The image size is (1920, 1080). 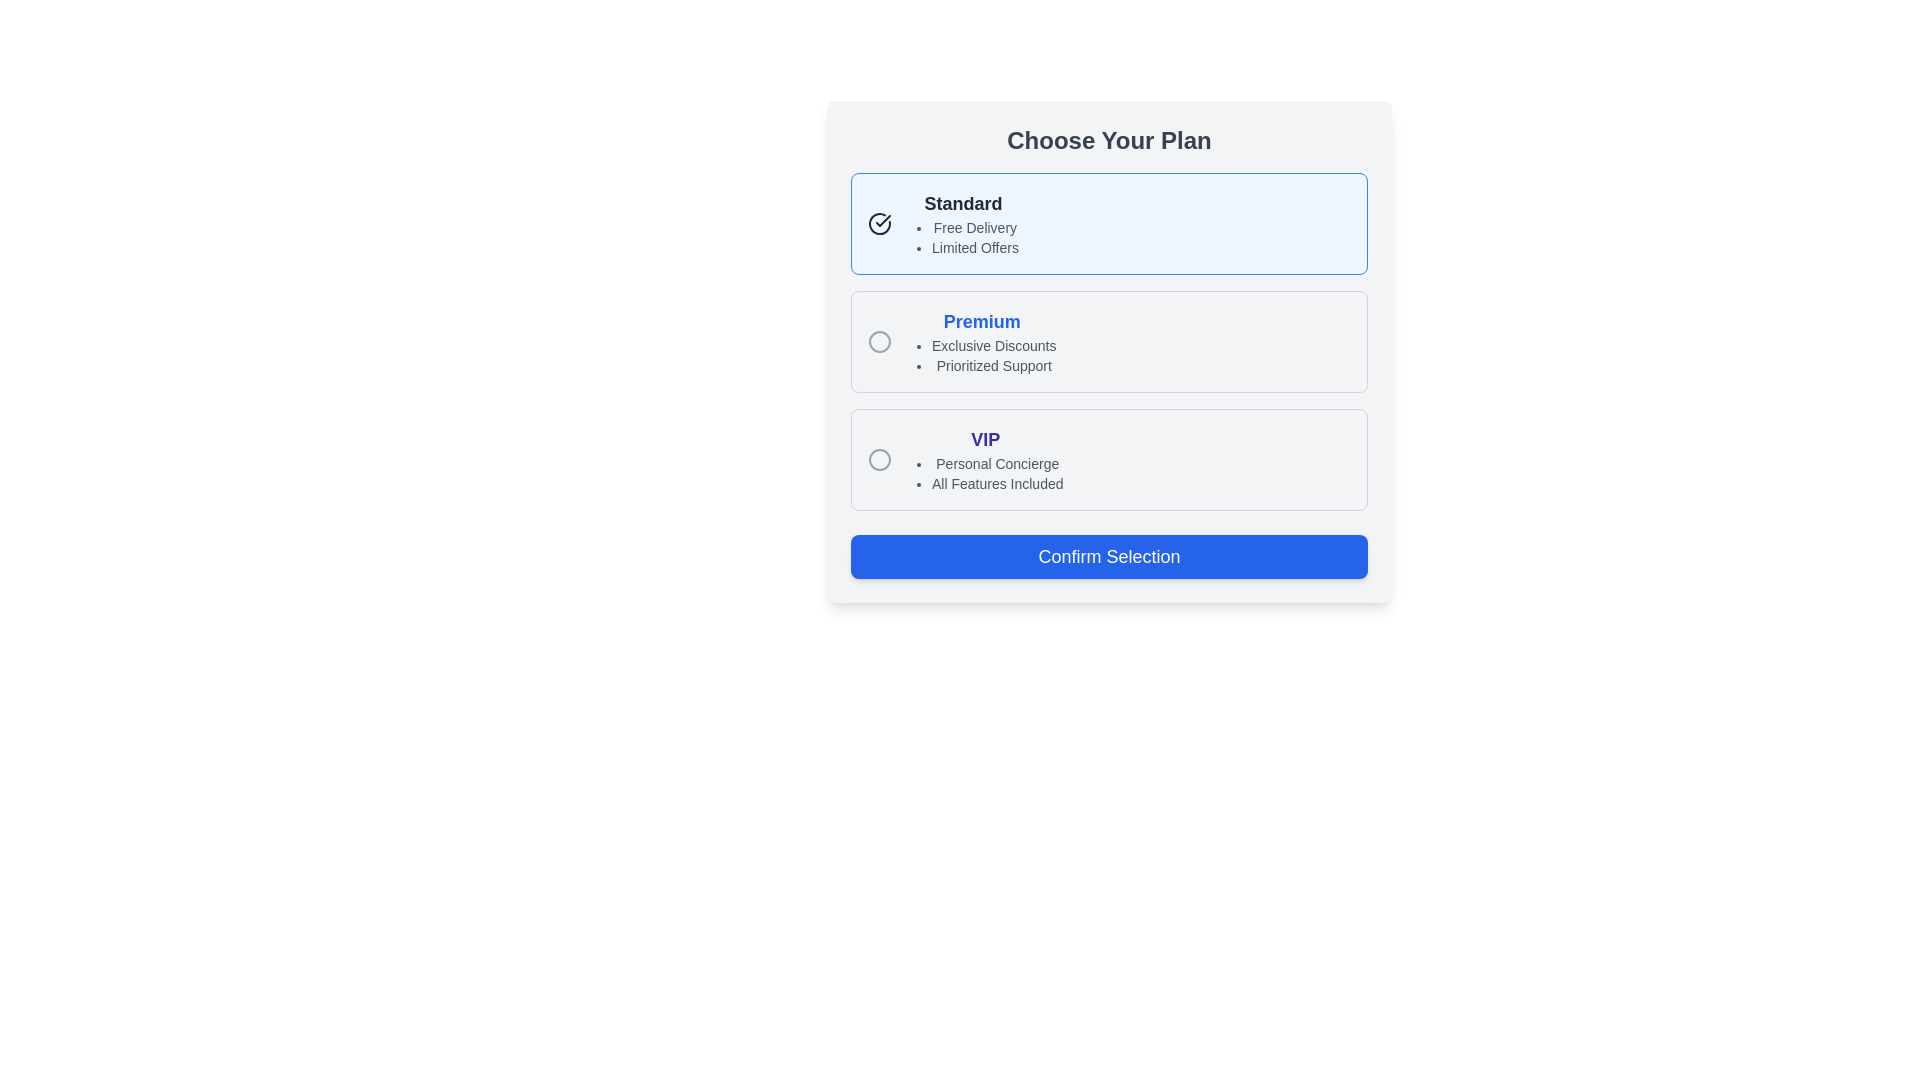 I want to click on the text 'All Features Included' which is the second item in the bulleted list under the 'VIP' subscription option, so click(x=997, y=483).